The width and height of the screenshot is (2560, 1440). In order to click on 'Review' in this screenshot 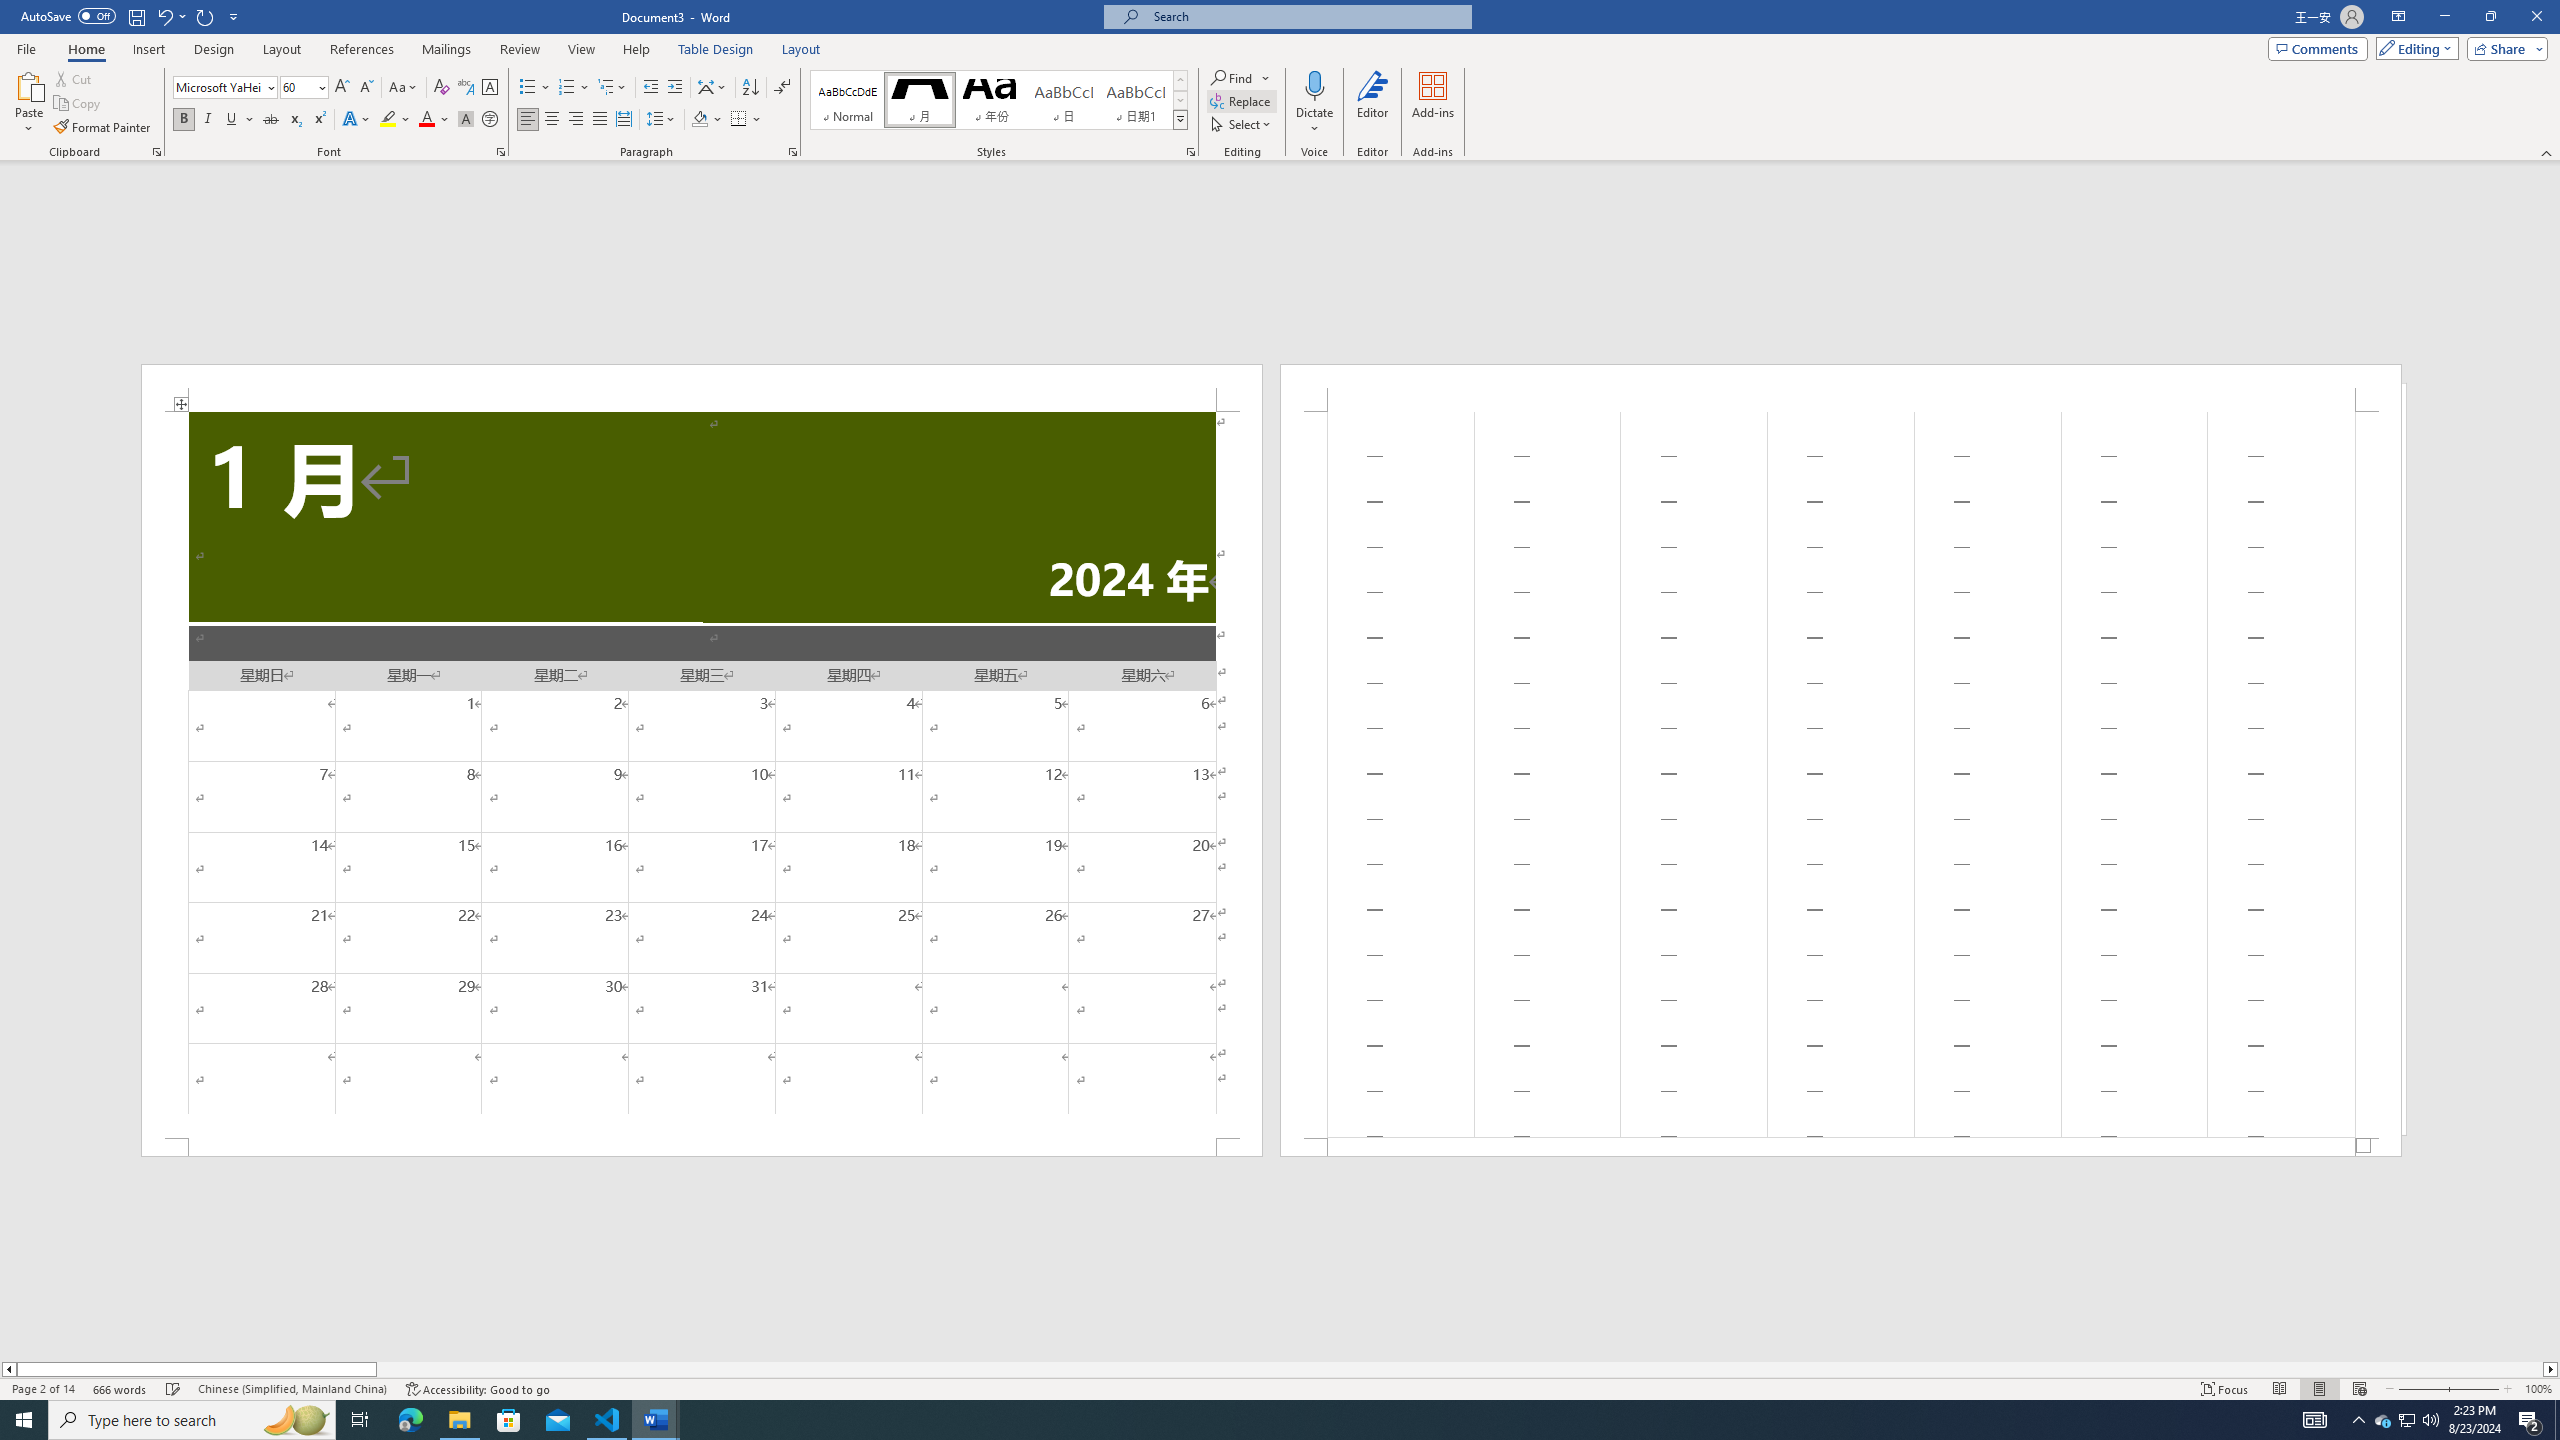, I will do `click(518, 49)`.